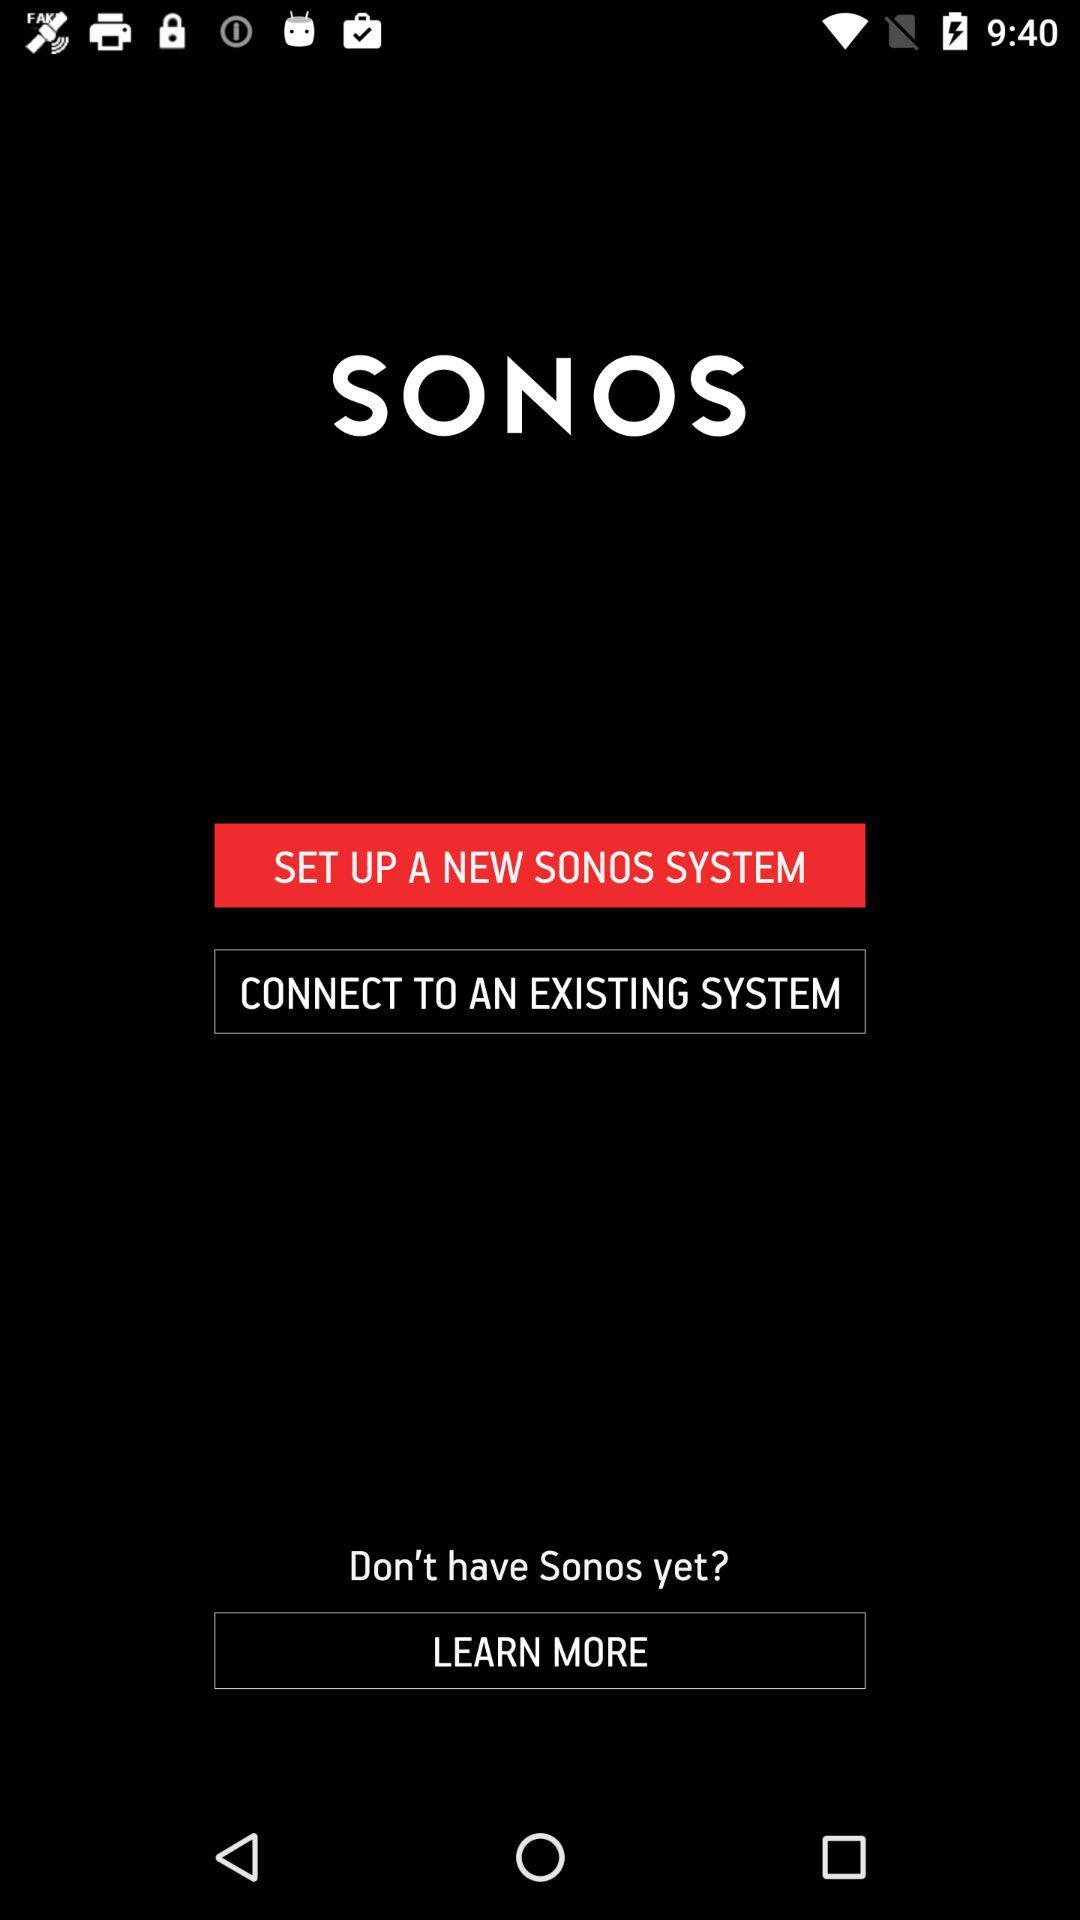  What do you see at coordinates (540, 1650) in the screenshot?
I see `the learn more` at bounding box center [540, 1650].